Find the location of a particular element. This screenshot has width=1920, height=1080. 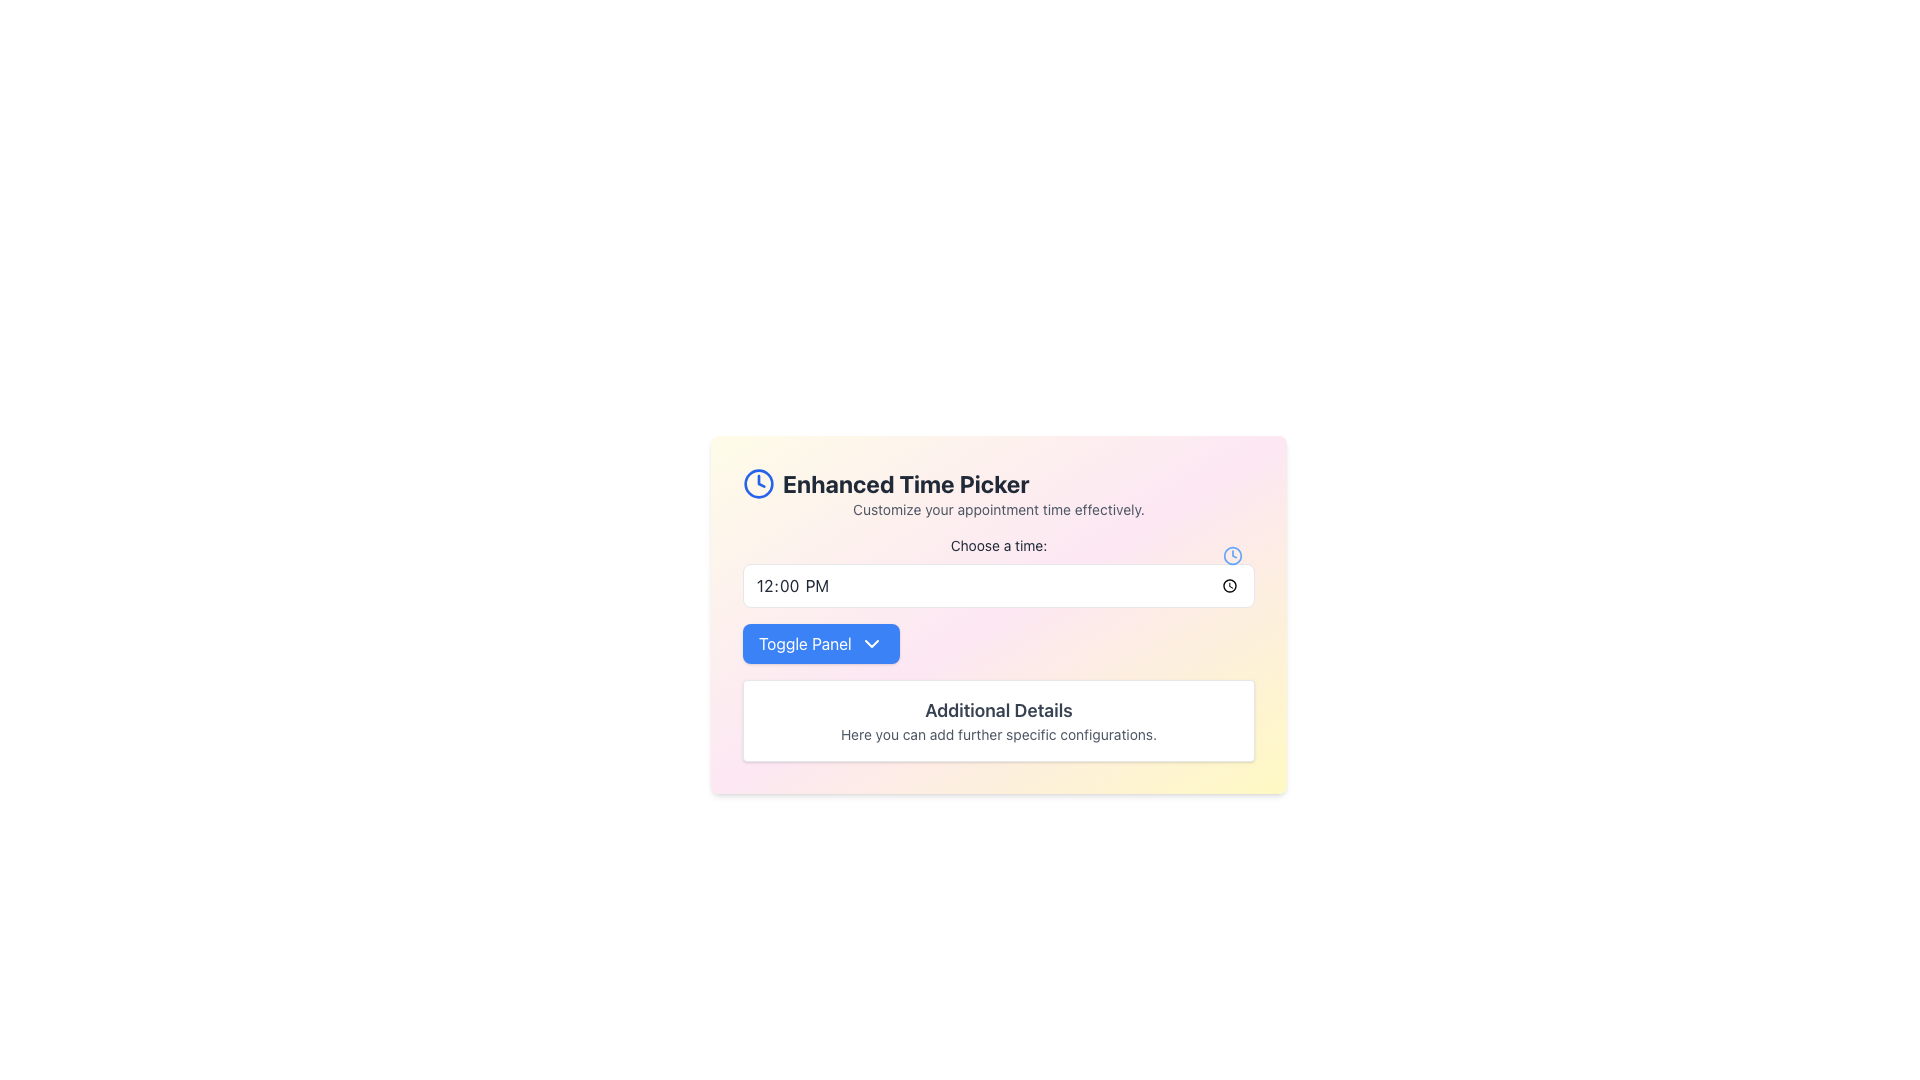

the clock-shaped icon with a blue outline located to the left of the heading 'Enhanced Time Picker' is located at coordinates (757, 483).